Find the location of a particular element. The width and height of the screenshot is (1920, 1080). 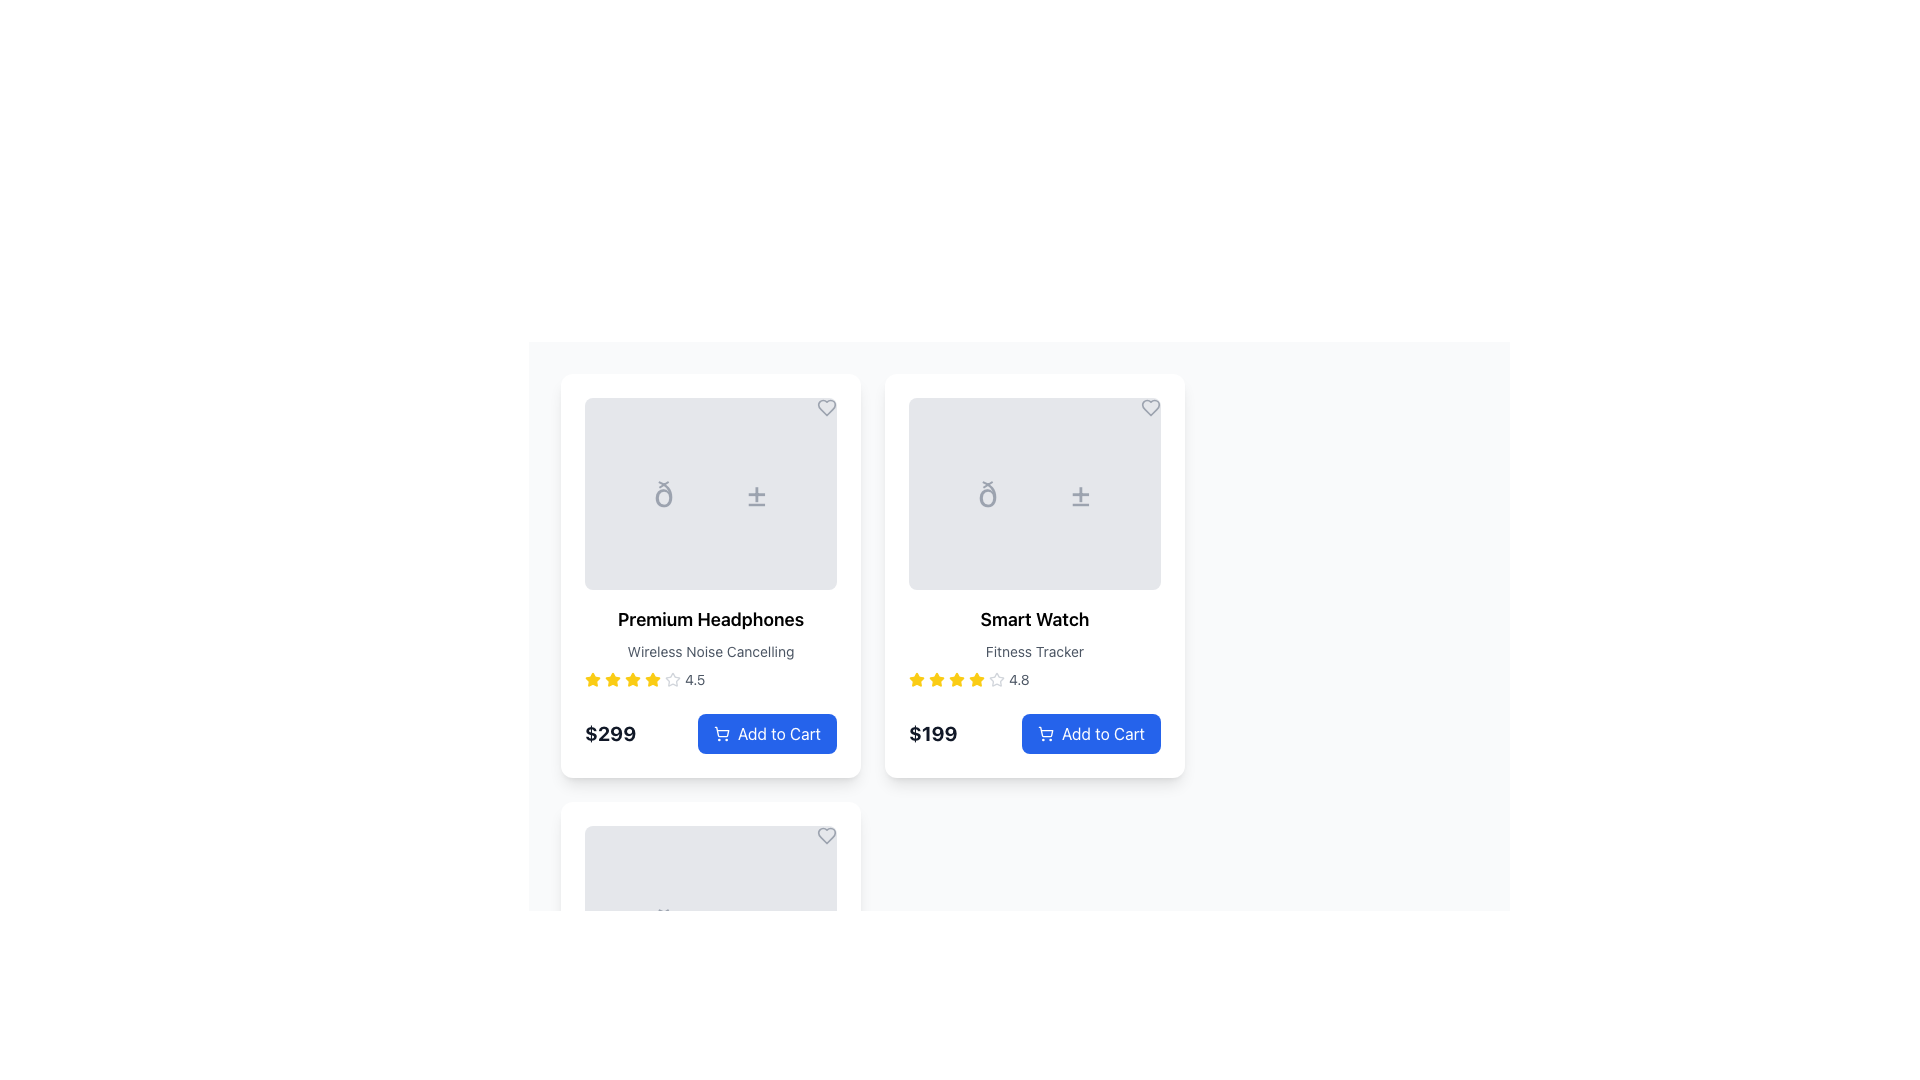

the yellow star icon, which is the third star in the rating section below the product title 'Premium Headphones' is located at coordinates (612, 678).